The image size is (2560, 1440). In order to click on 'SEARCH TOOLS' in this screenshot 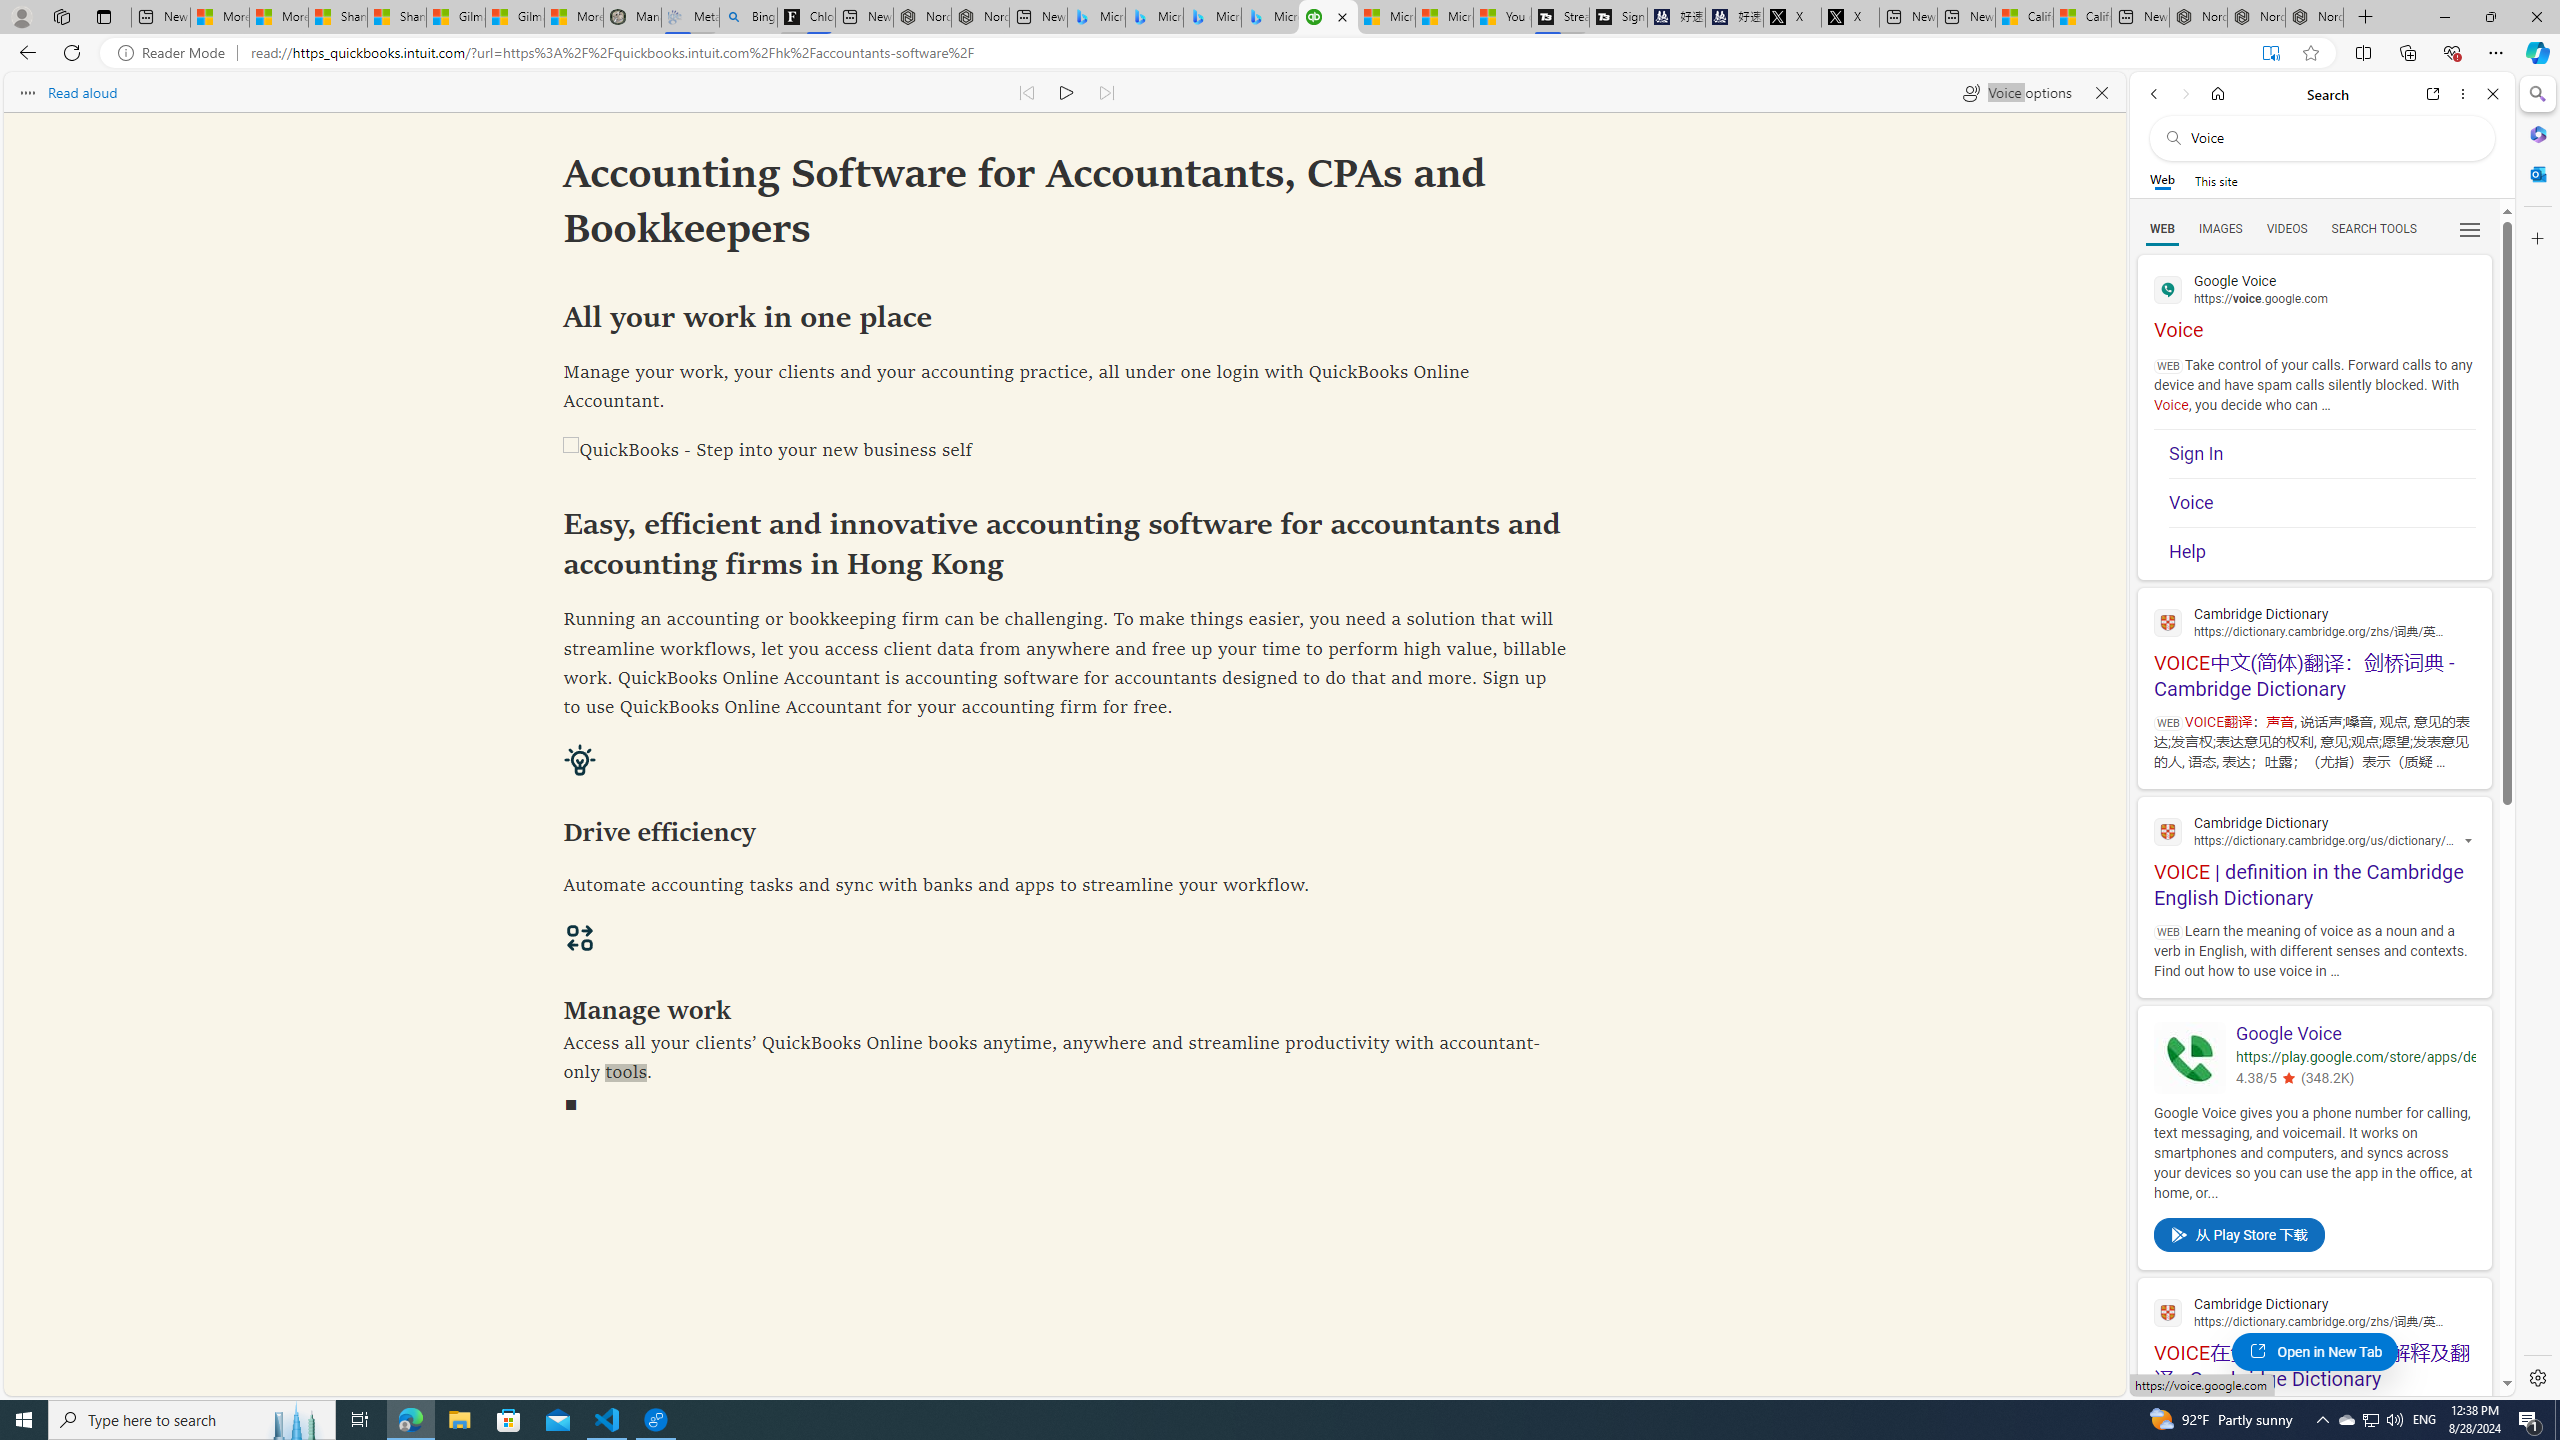, I will do `click(2373, 229)`.